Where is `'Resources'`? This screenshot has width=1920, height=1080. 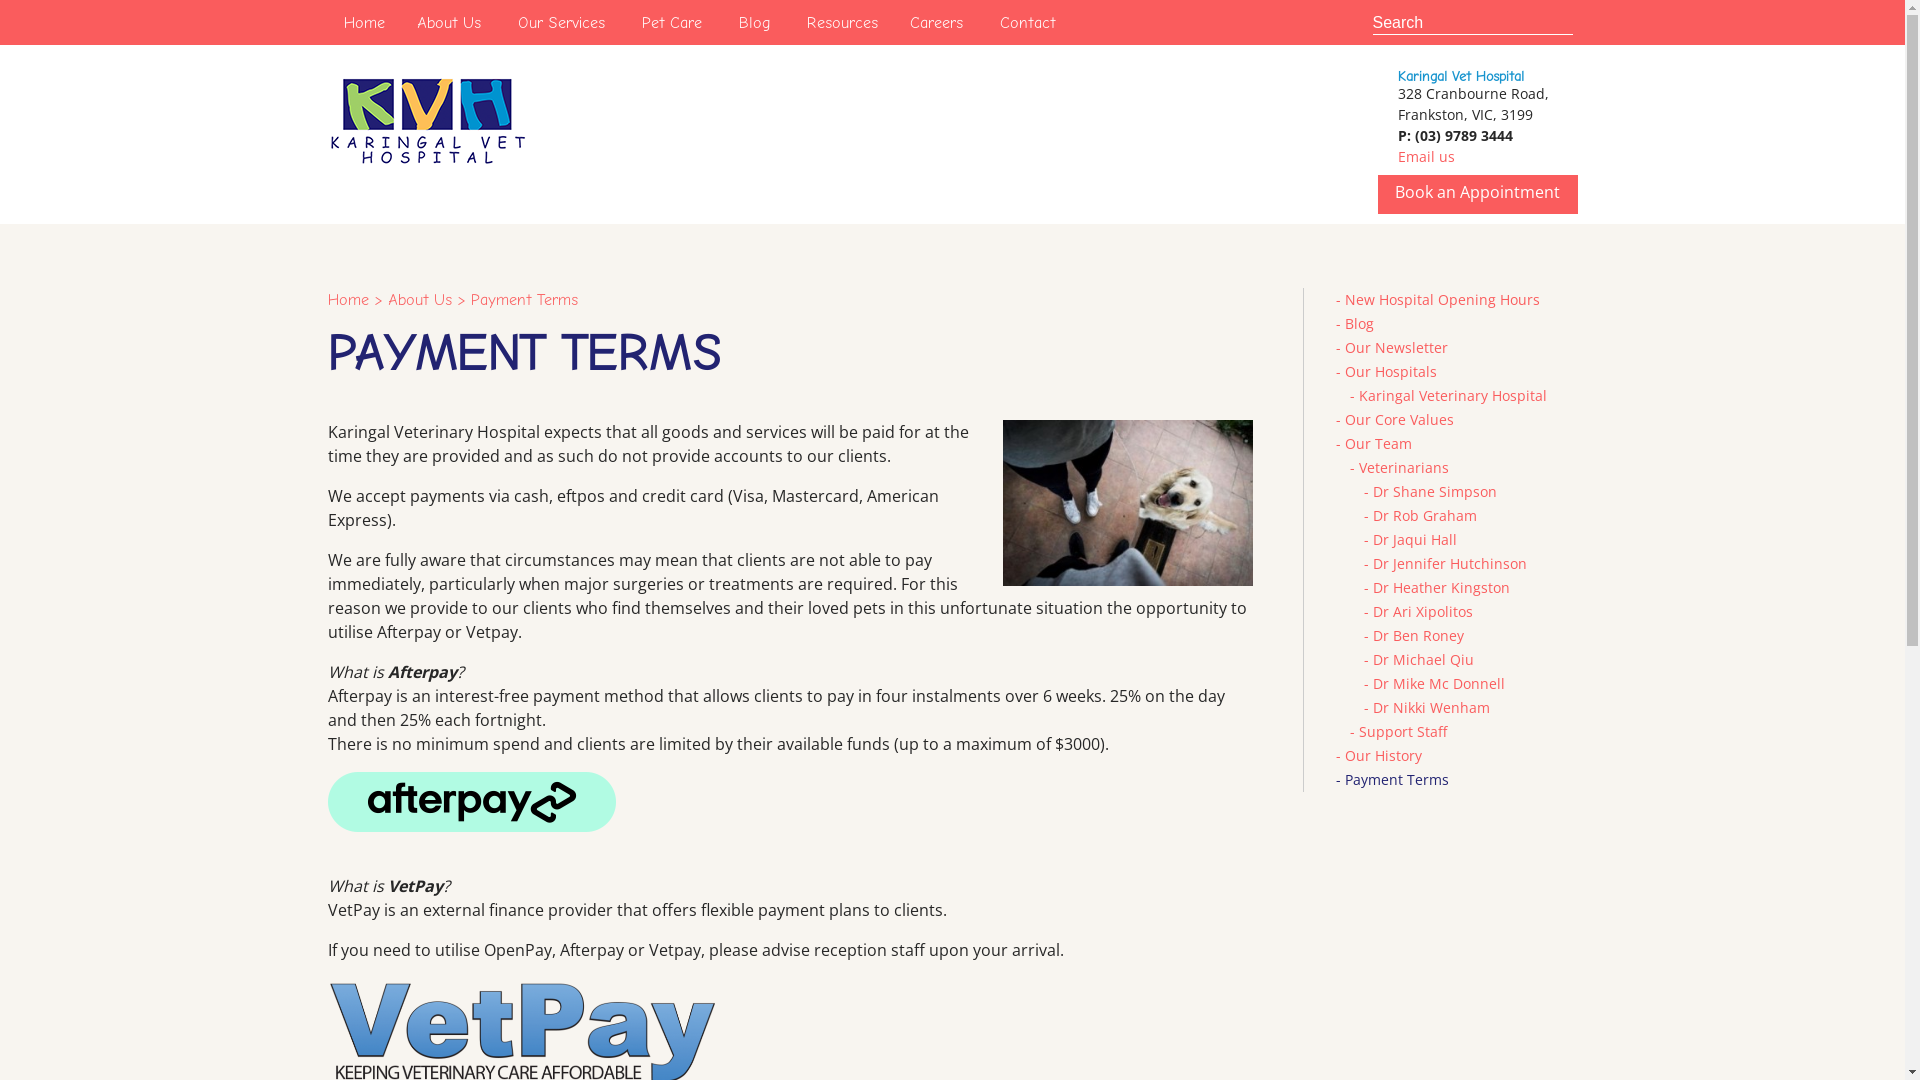 'Resources' is located at coordinates (789, 22).